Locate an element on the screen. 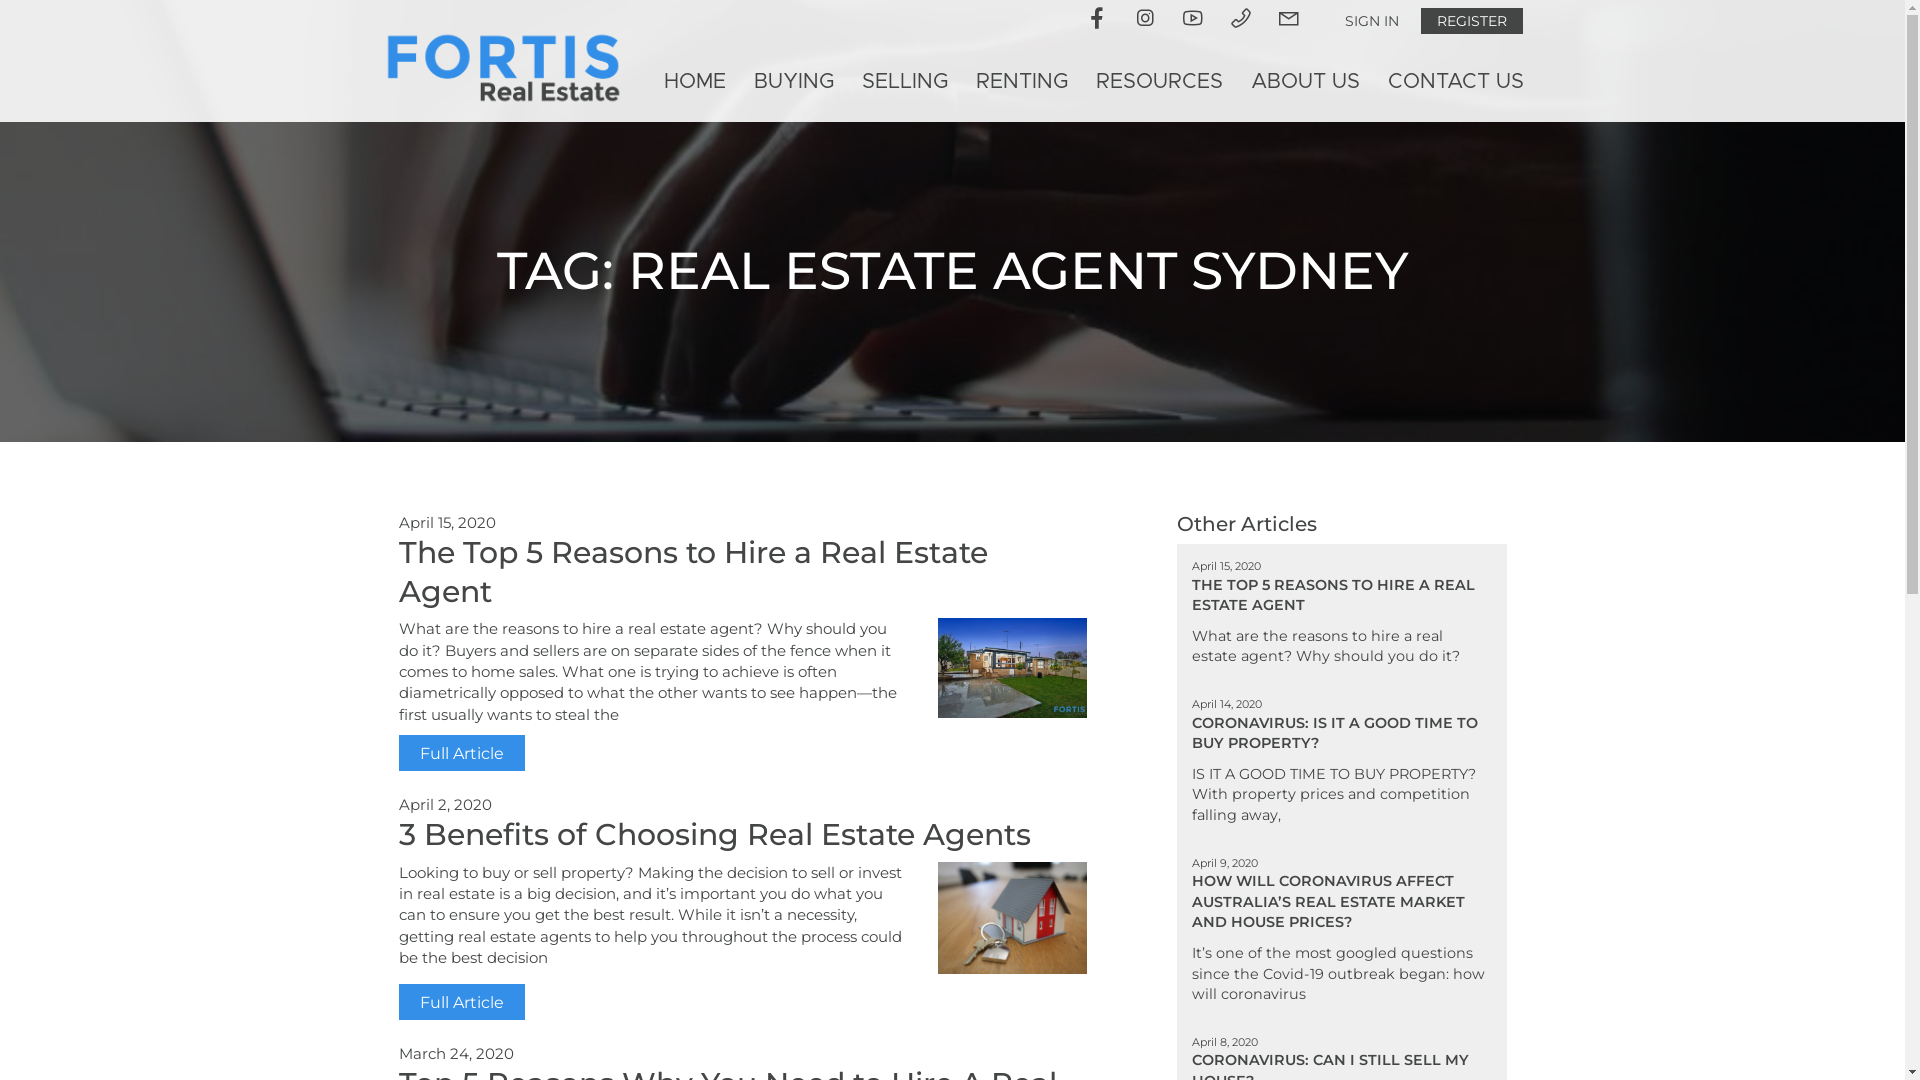 The height and width of the screenshot is (1080, 1920). 'ABOUT US' is located at coordinates (1304, 80).